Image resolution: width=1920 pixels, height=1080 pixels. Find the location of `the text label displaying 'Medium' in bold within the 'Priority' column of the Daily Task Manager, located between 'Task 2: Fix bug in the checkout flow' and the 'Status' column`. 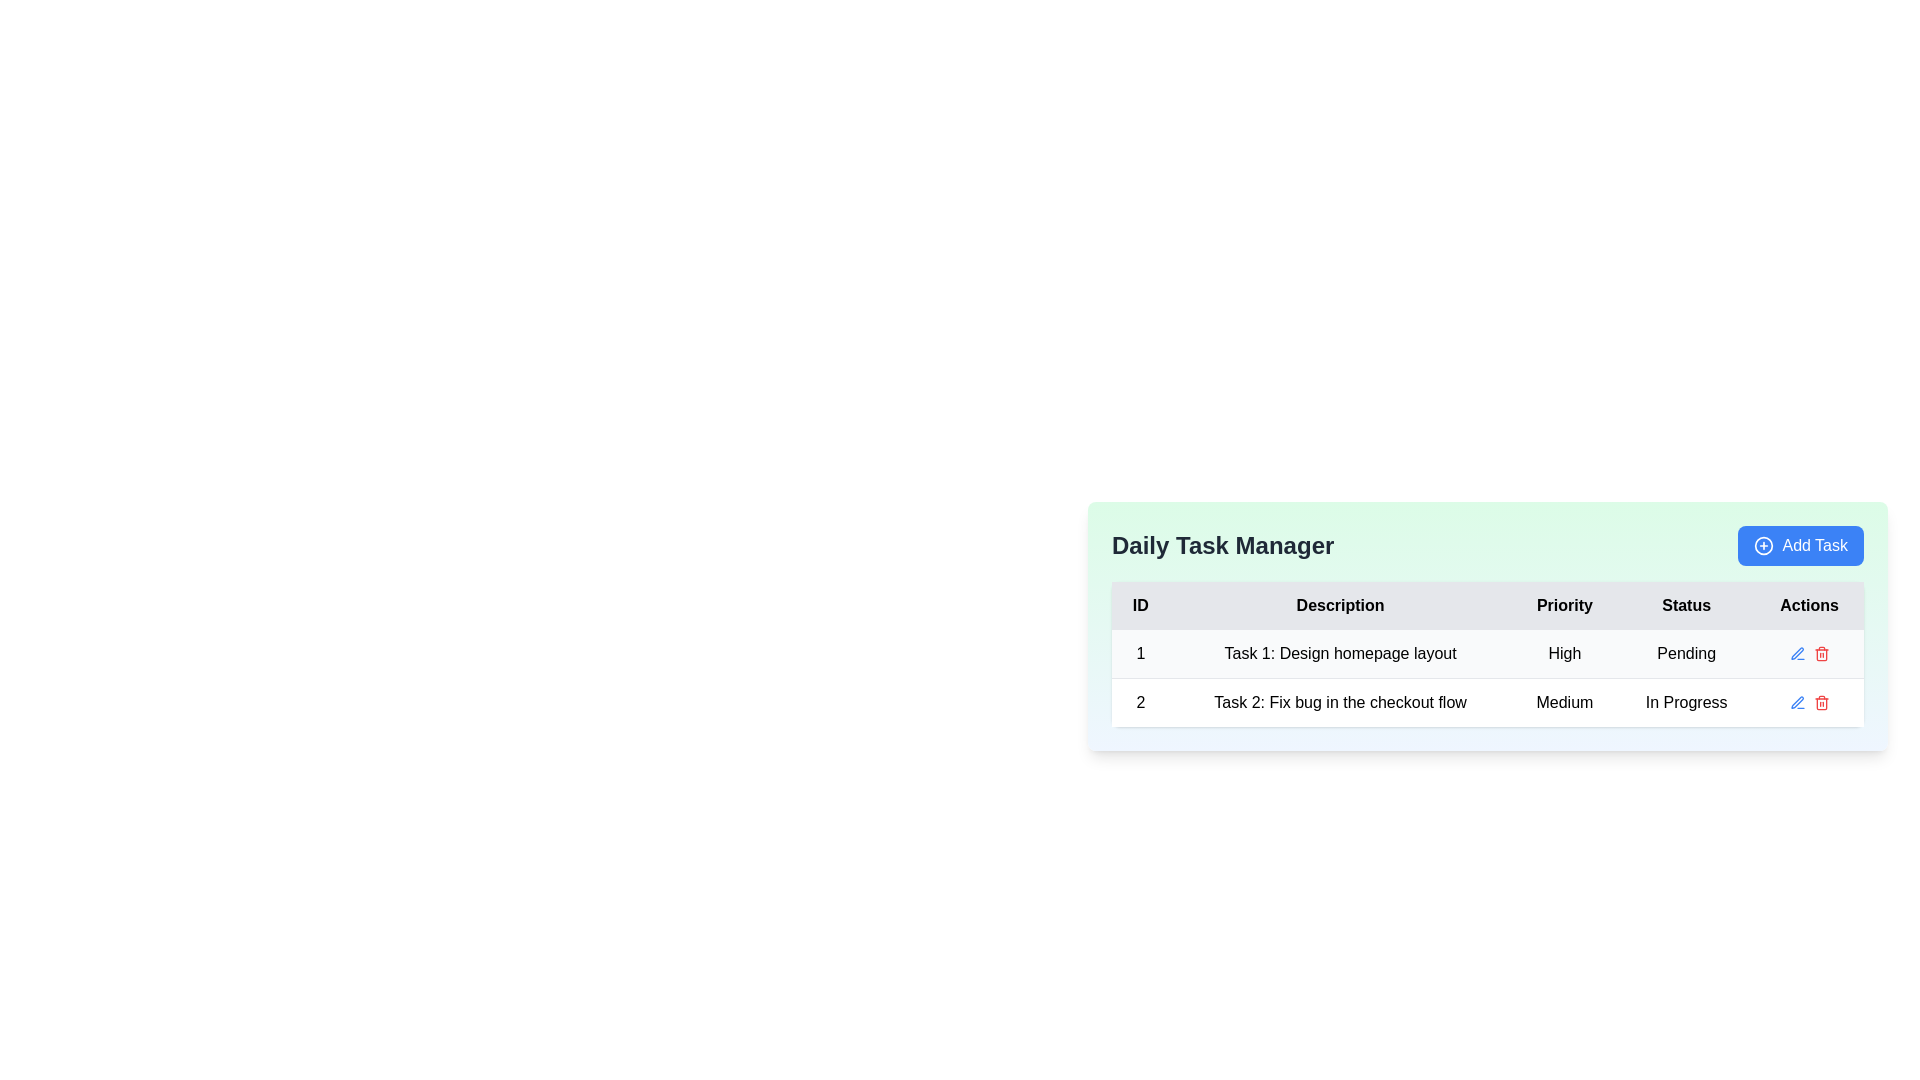

the text label displaying 'Medium' in bold within the 'Priority' column of the Daily Task Manager, located between 'Task 2: Fix bug in the checkout flow' and the 'Status' column is located at coordinates (1563, 701).